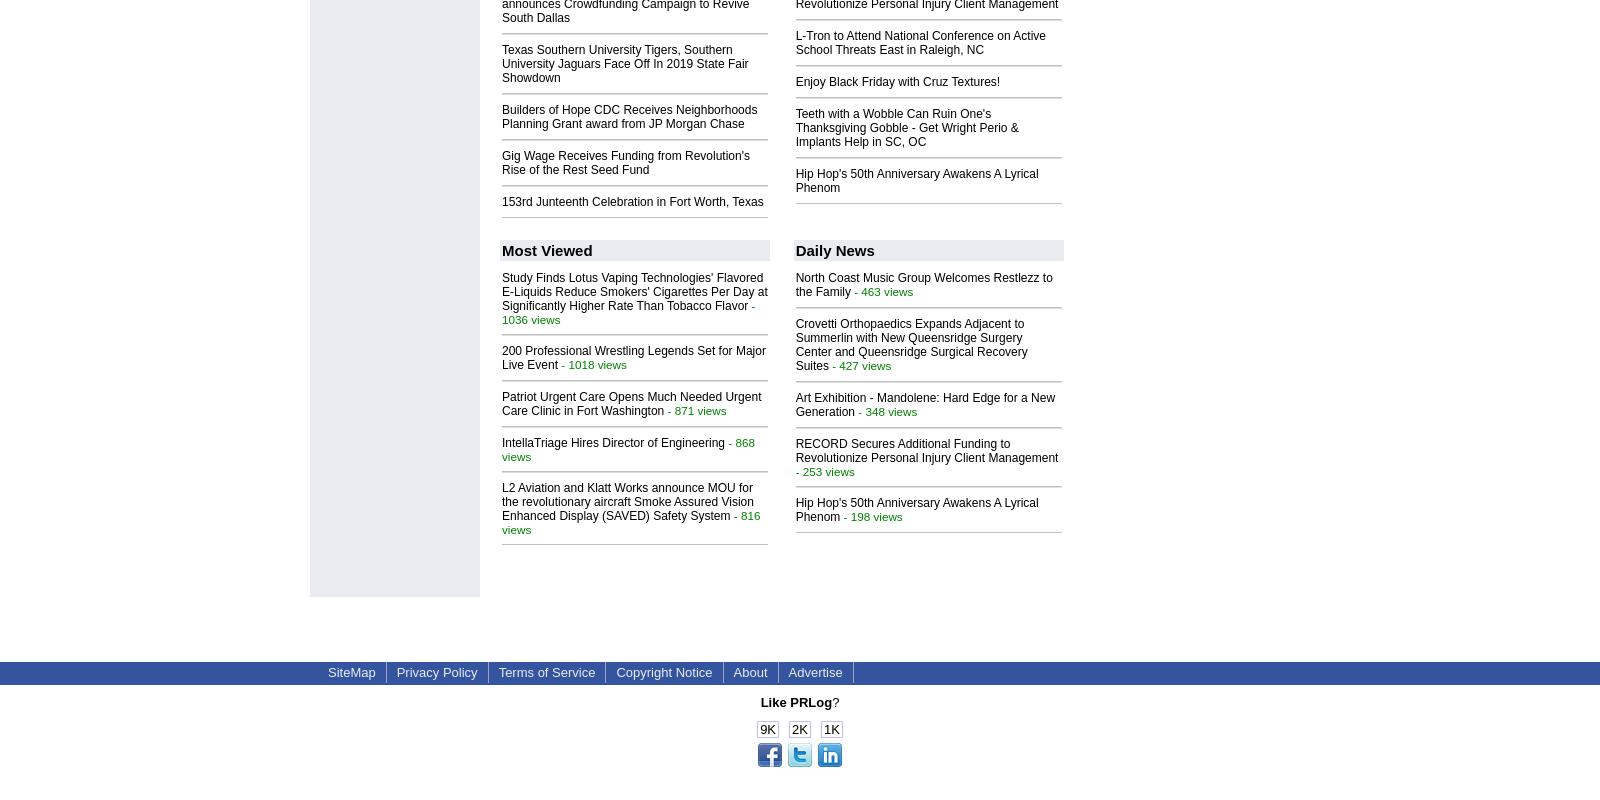  What do you see at coordinates (768, 728) in the screenshot?
I see `'9K'` at bounding box center [768, 728].